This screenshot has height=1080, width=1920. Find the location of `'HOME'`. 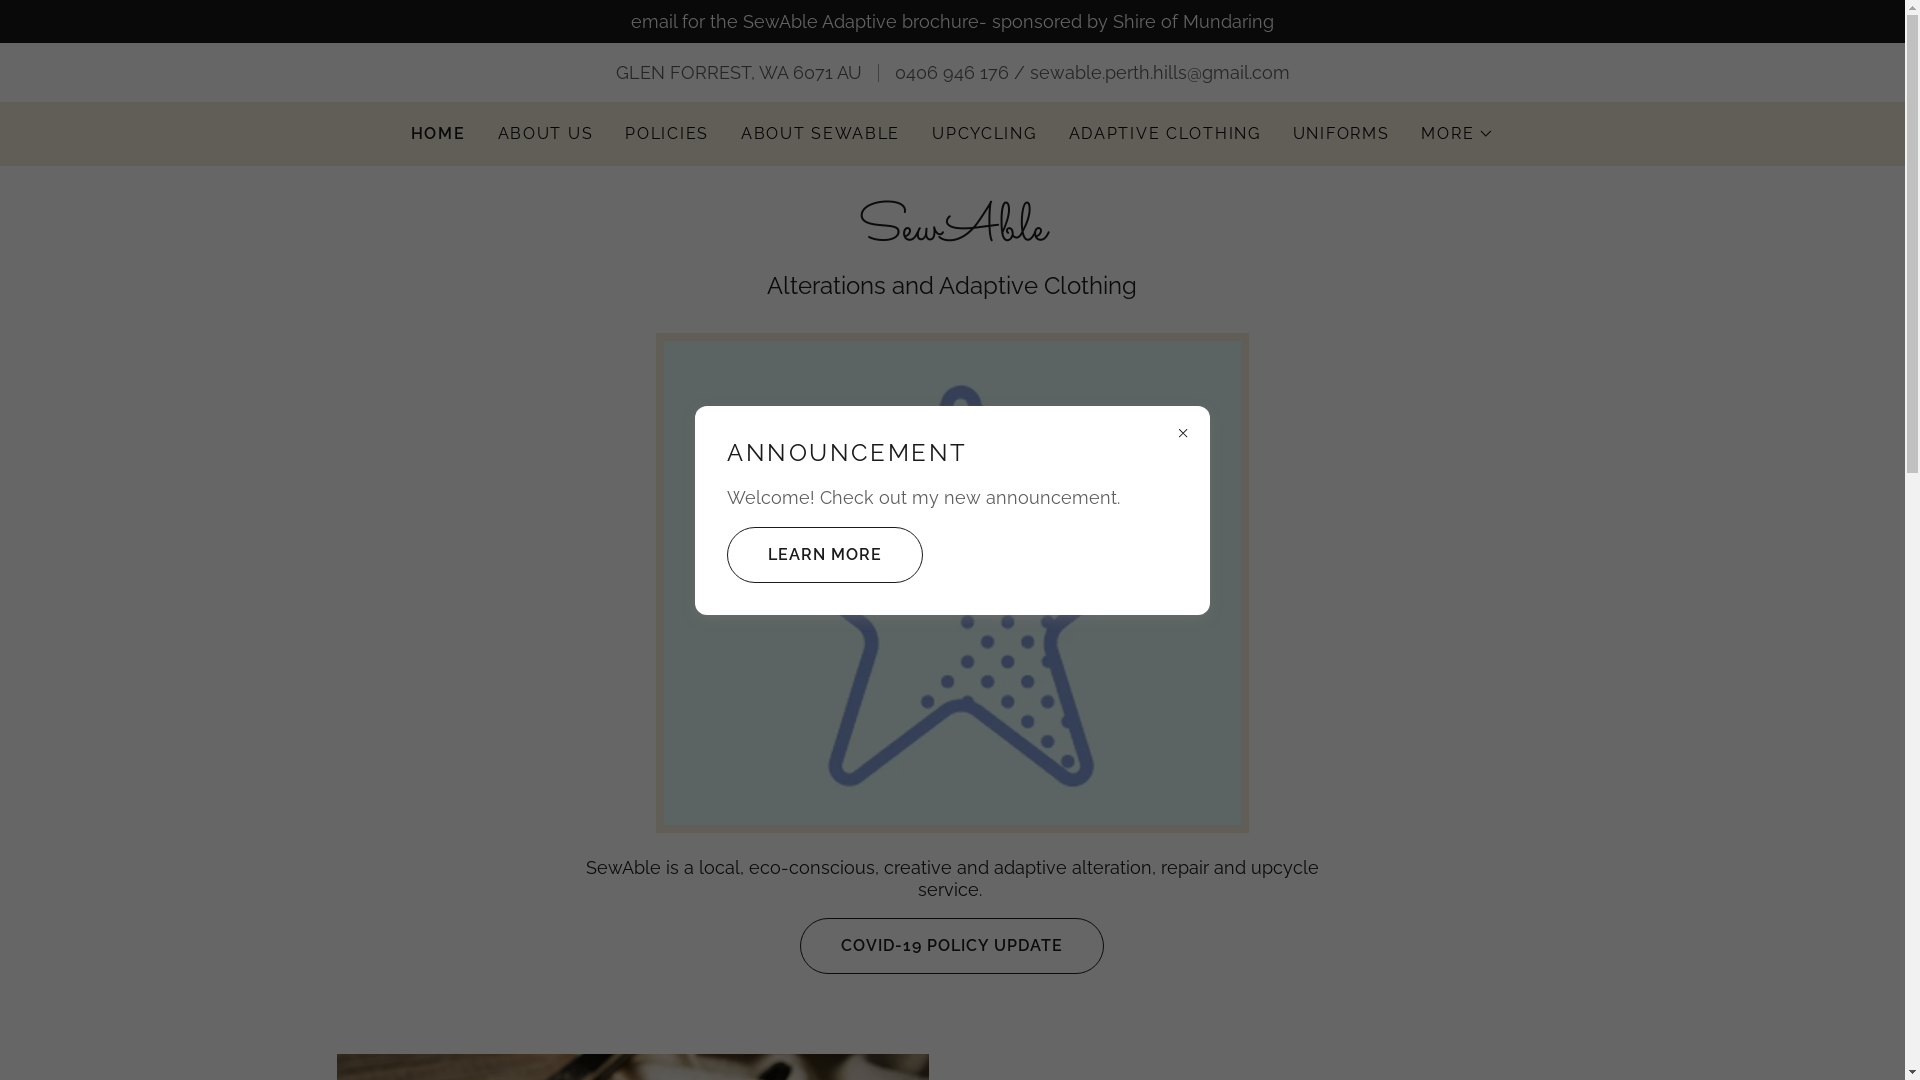

'HOME' is located at coordinates (437, 134).